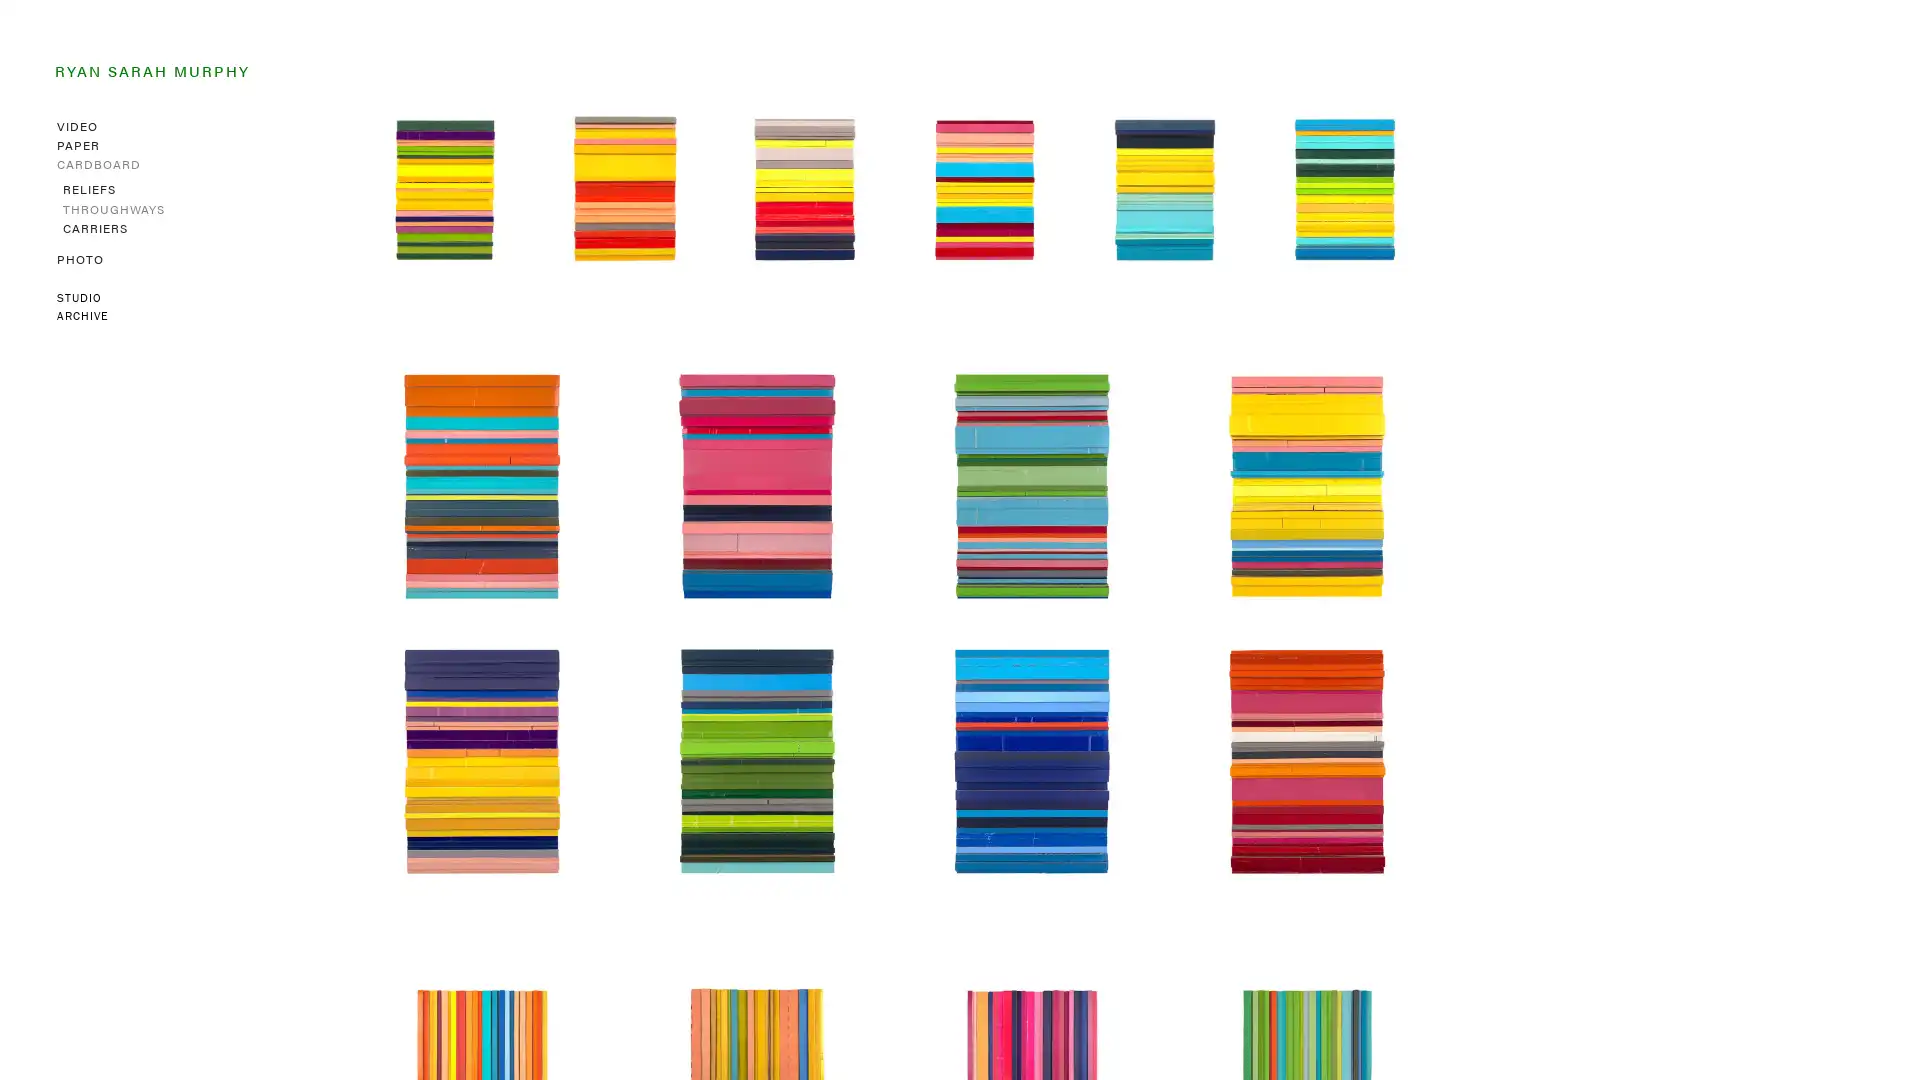  Describe the element at coordinates (1032, 761) in the screenshot. I see `View fullsize Throughway - Blue (Site) , 2020 Unpainted cardboard and glue on Arches paper 11 x 7.5 inches` at that location.